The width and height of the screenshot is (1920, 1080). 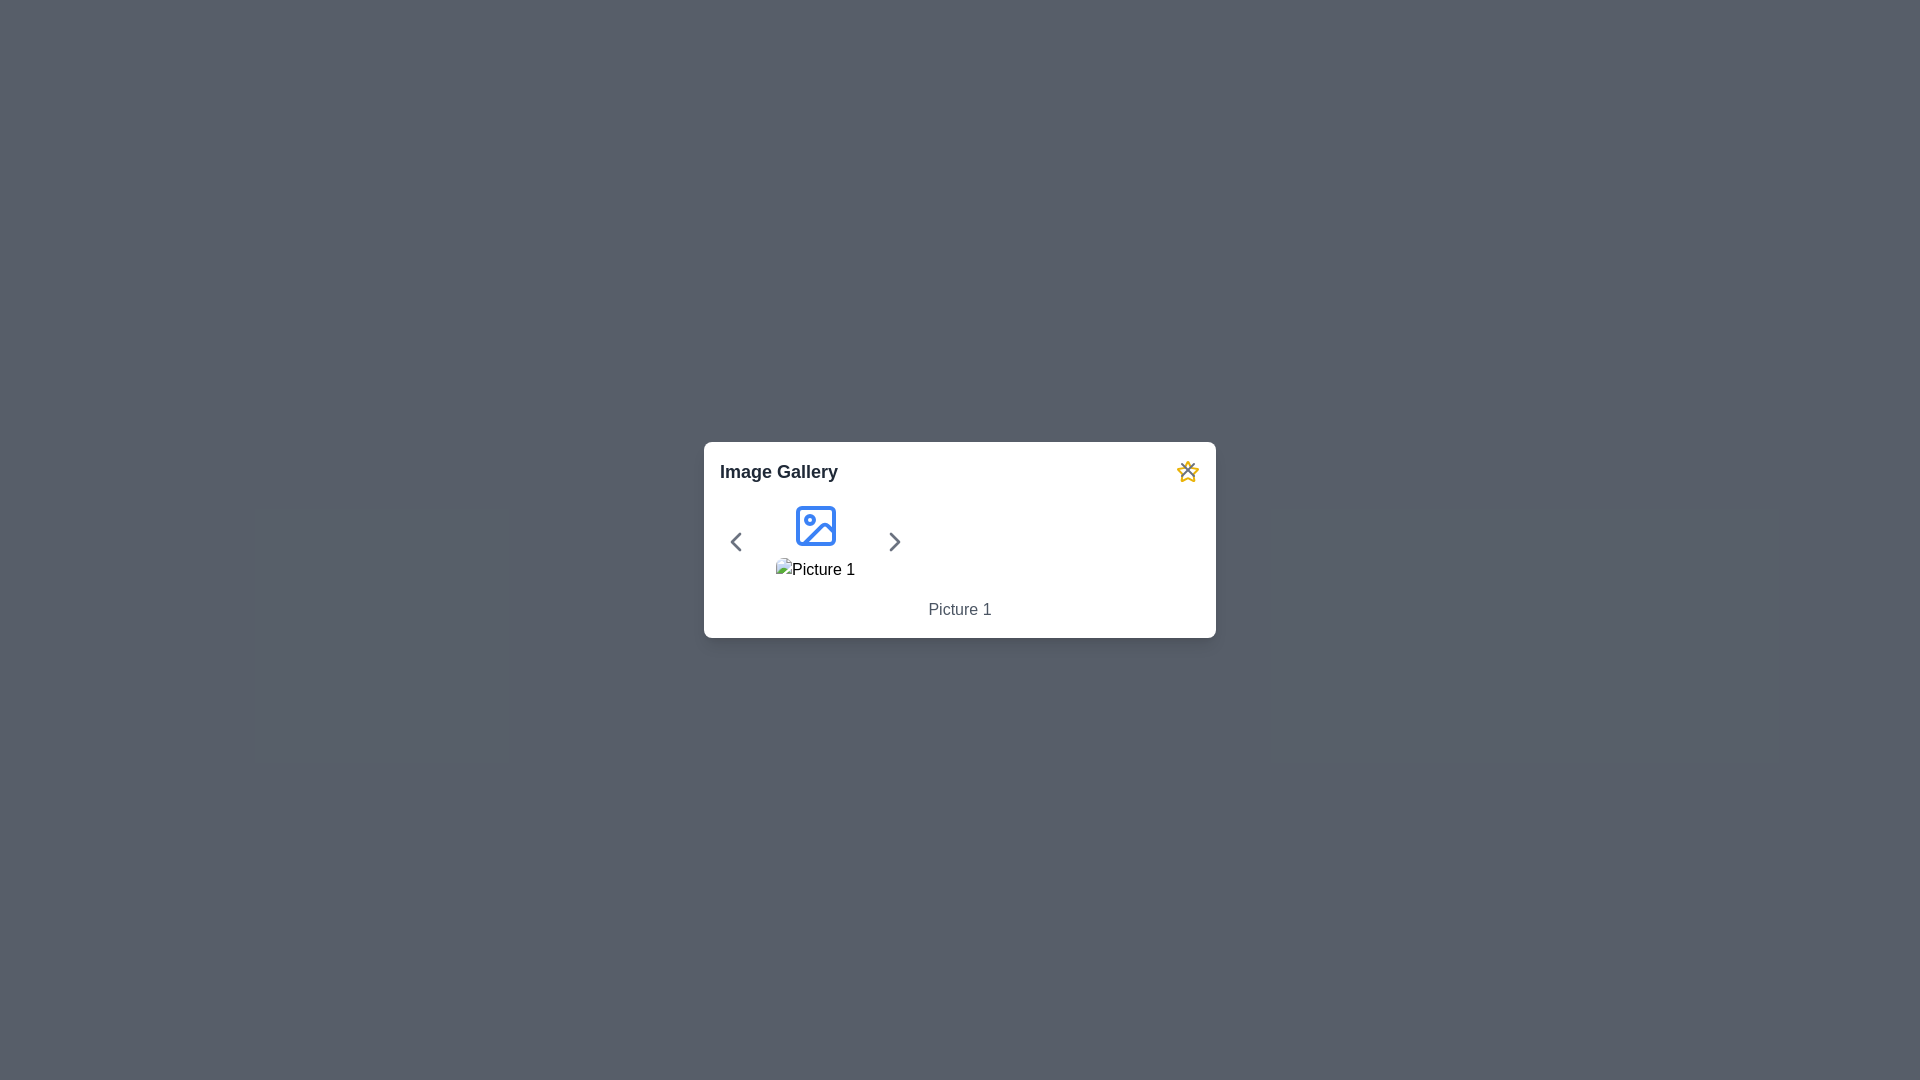 What do you see at coordinates (734, 542) in the screenshot?
I see `the leftward chevron arrow button located in the image gallery's control panel to change its appearance` at bounding box center [734, 542].